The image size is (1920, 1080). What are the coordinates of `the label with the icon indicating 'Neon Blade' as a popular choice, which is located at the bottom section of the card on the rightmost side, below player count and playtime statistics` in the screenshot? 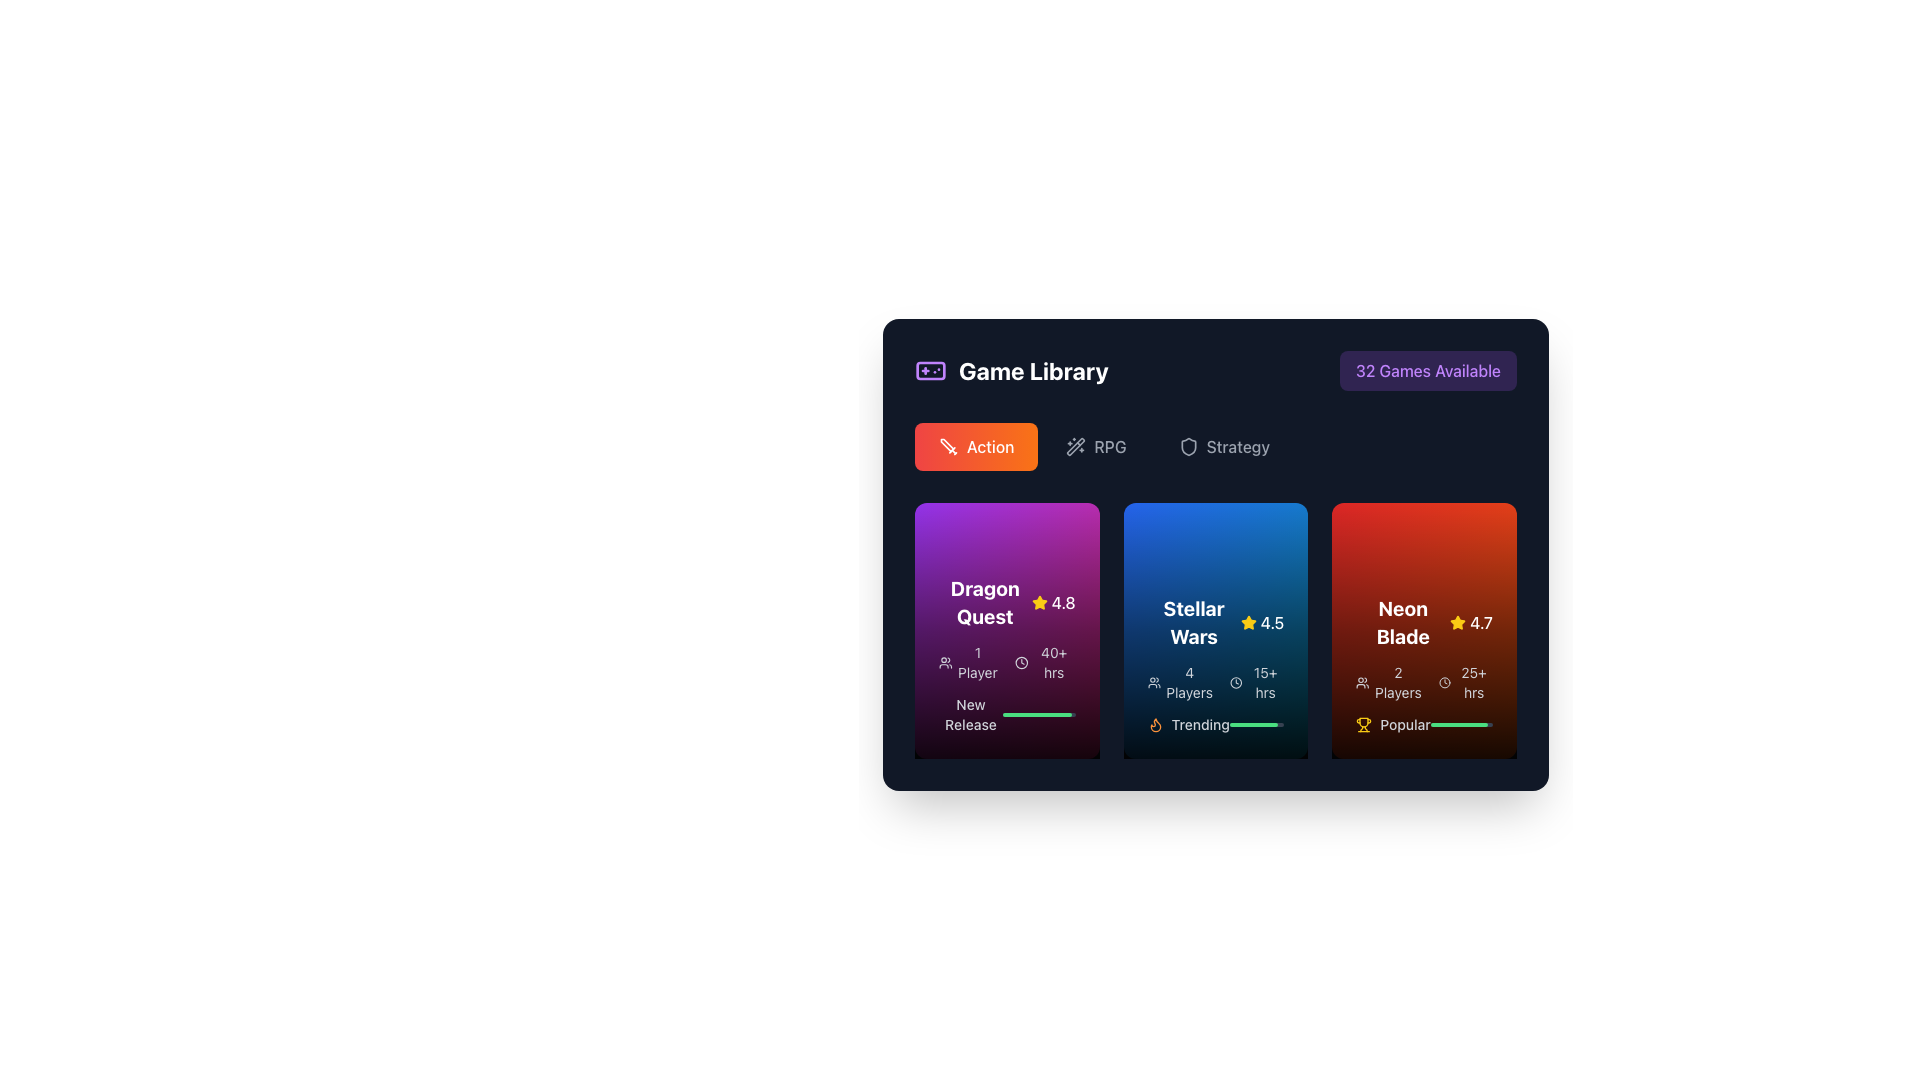 It's located at (1392, 725).